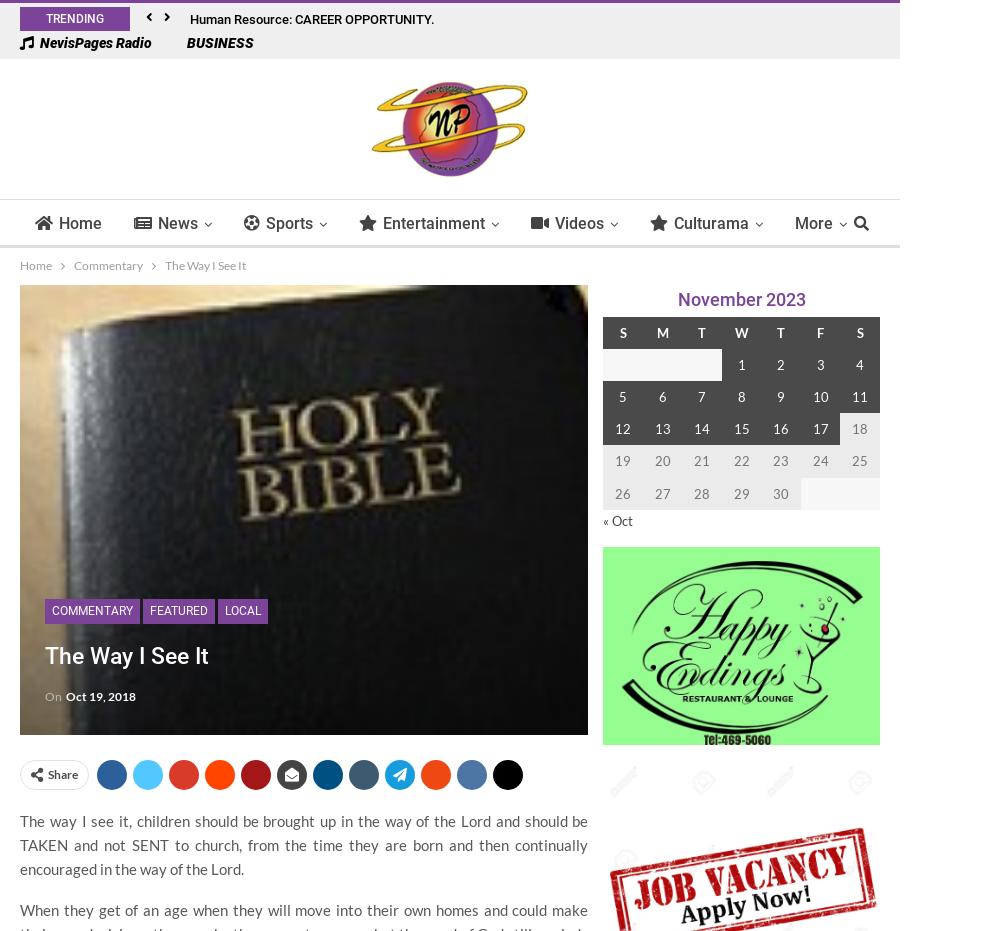 Image resolution: width=993 pixels, height=931 pixels. What do you see at coordinates (66, 694) in the screenshot?
I see `'Oct 19, 2018'` at bounding box center [66, 694].